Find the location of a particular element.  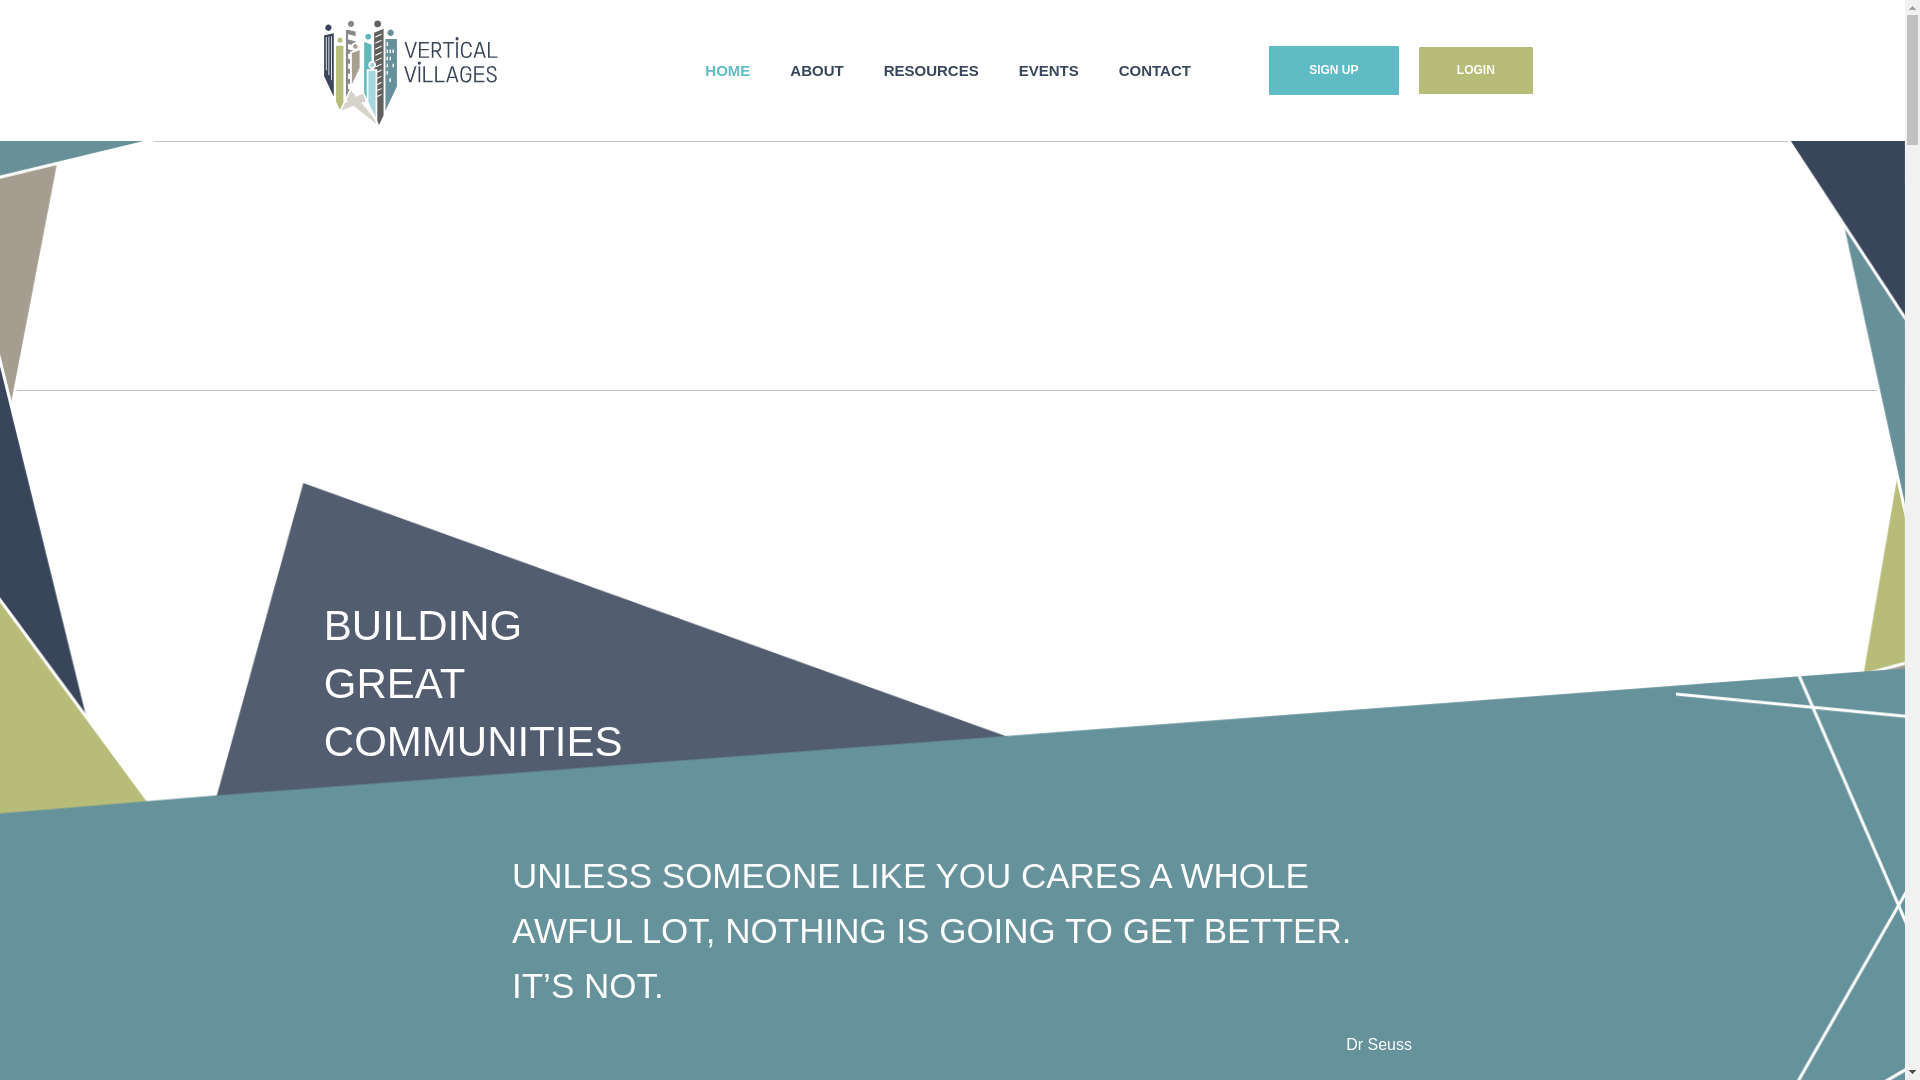

'SIGN UP' is located at coordinates (1334, 69).